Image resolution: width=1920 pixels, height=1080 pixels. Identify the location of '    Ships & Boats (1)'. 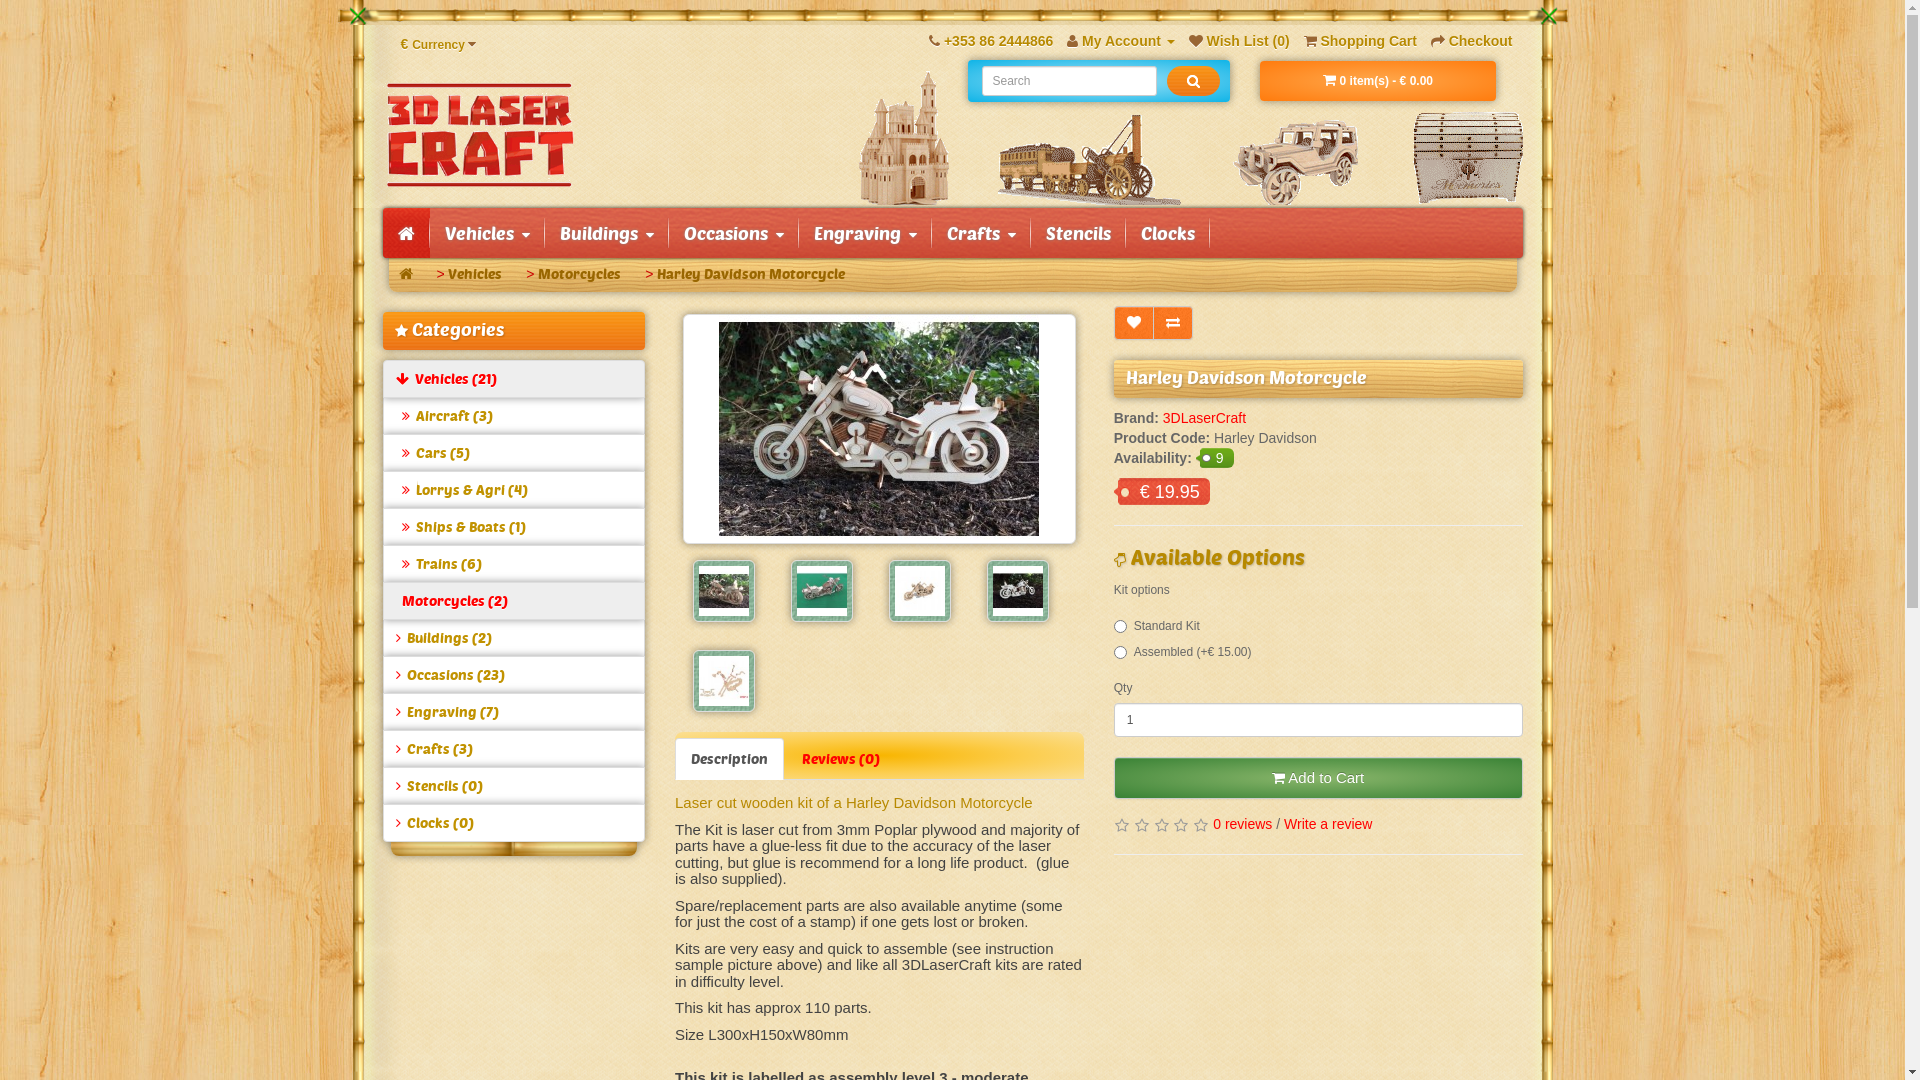
(513, 526).